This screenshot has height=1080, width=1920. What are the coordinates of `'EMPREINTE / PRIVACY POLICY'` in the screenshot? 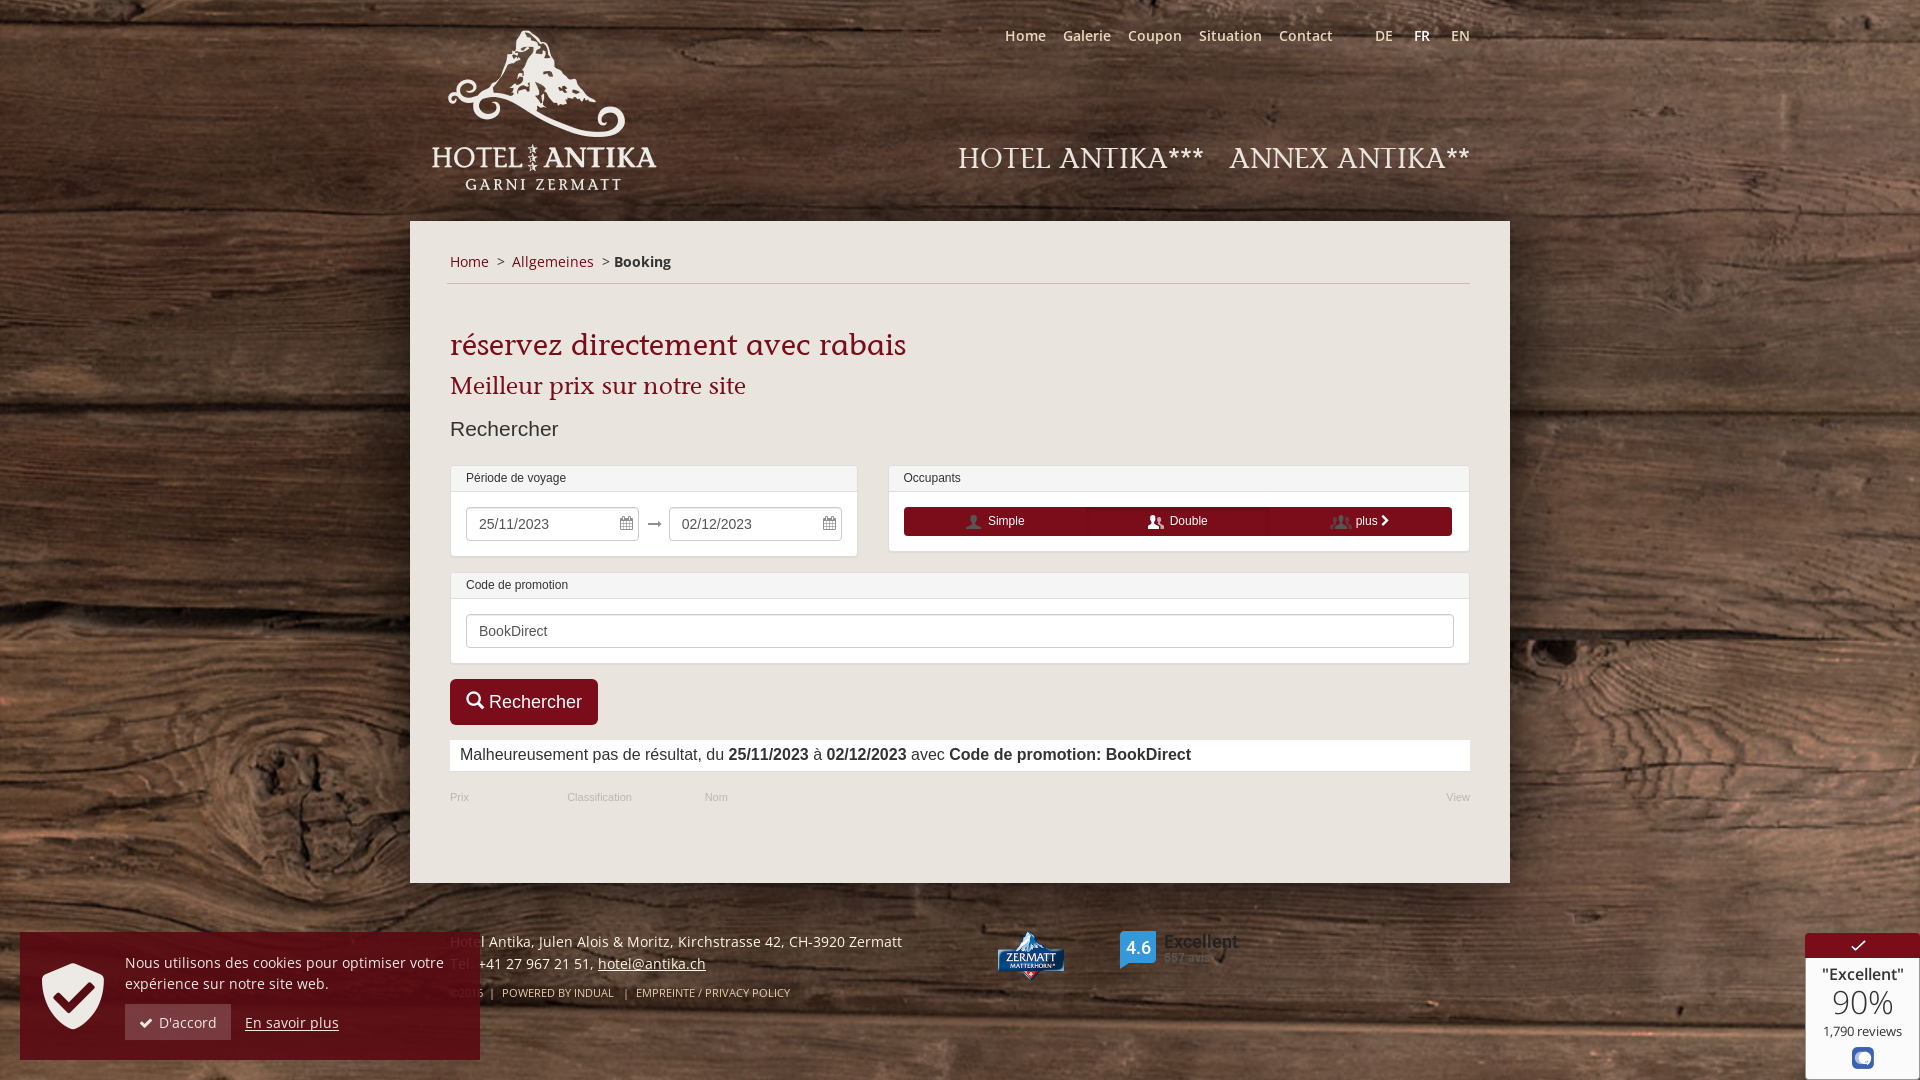 It's located at (713, 992).